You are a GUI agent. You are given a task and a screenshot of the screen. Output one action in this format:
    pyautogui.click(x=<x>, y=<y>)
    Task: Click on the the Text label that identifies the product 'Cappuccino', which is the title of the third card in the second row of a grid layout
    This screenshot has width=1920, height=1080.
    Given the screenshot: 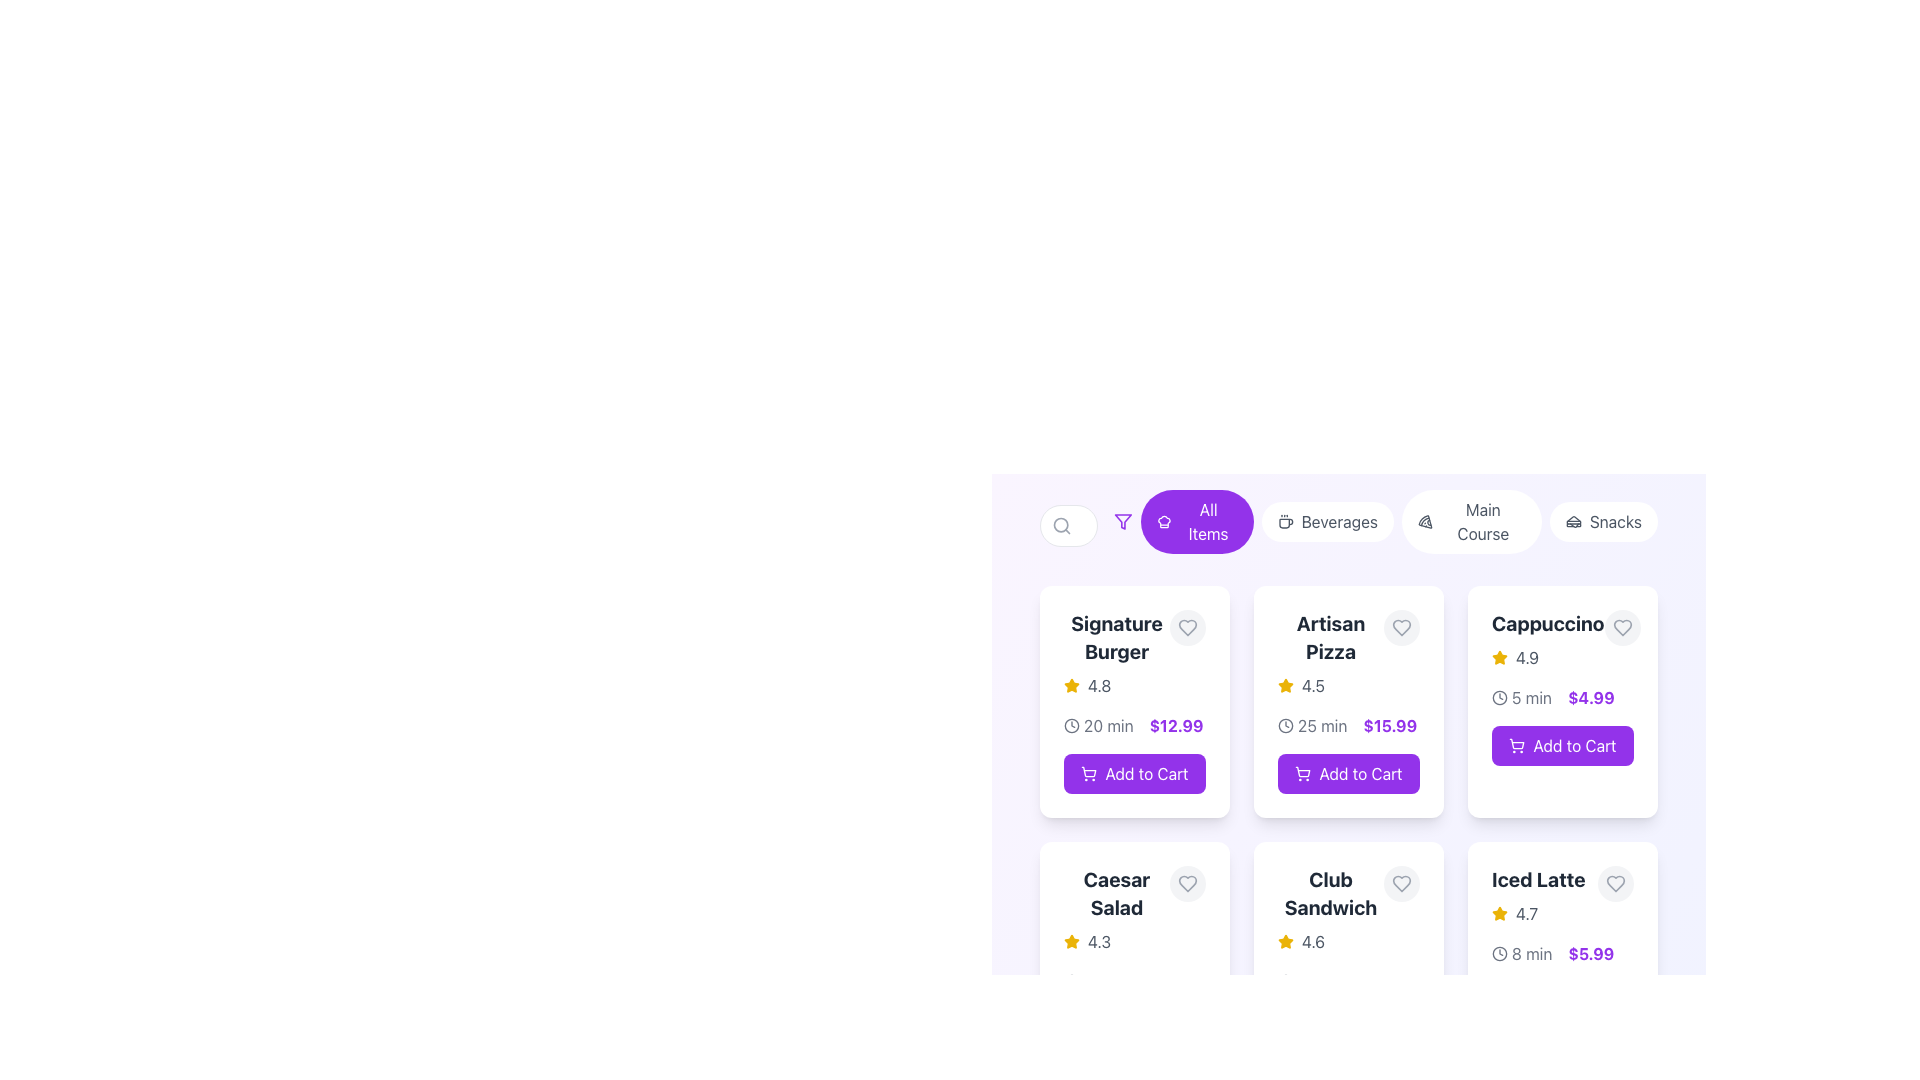 What is the action you would take?
    pyautogui.click(x=1547, y=623)
    